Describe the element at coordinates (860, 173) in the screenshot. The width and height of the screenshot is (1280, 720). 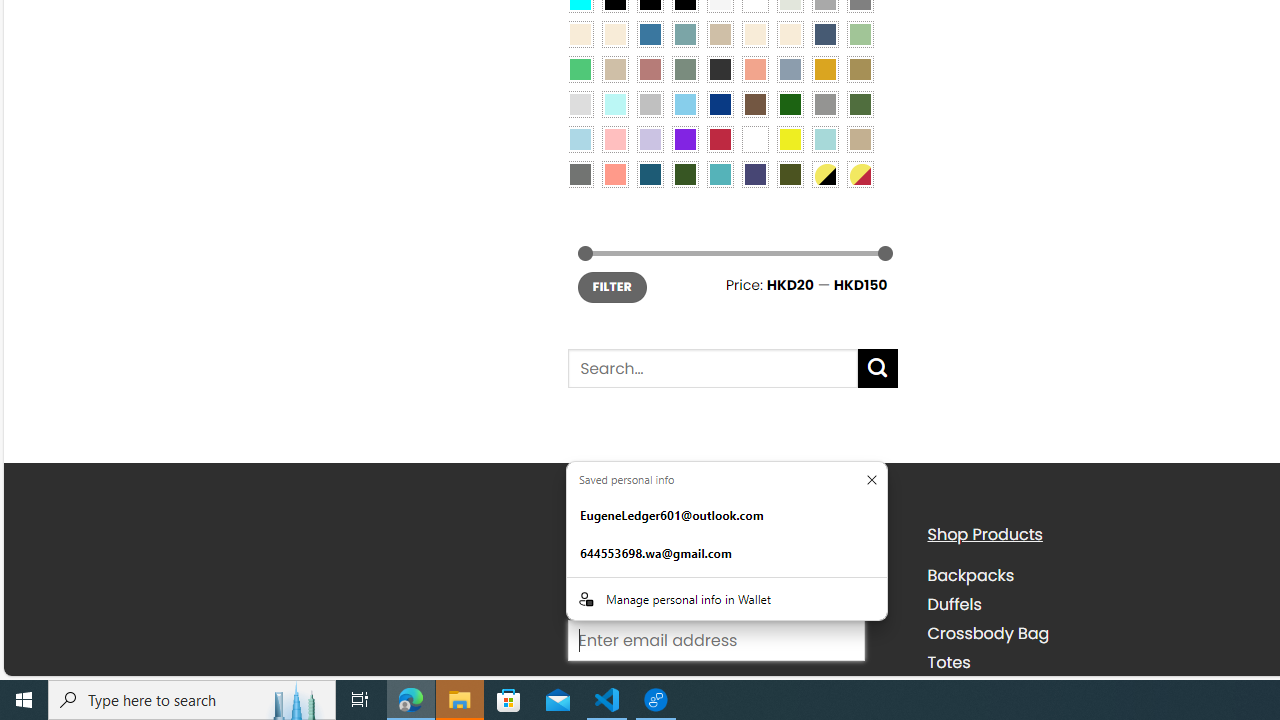
I see `'Yellow-Red'` at that location.